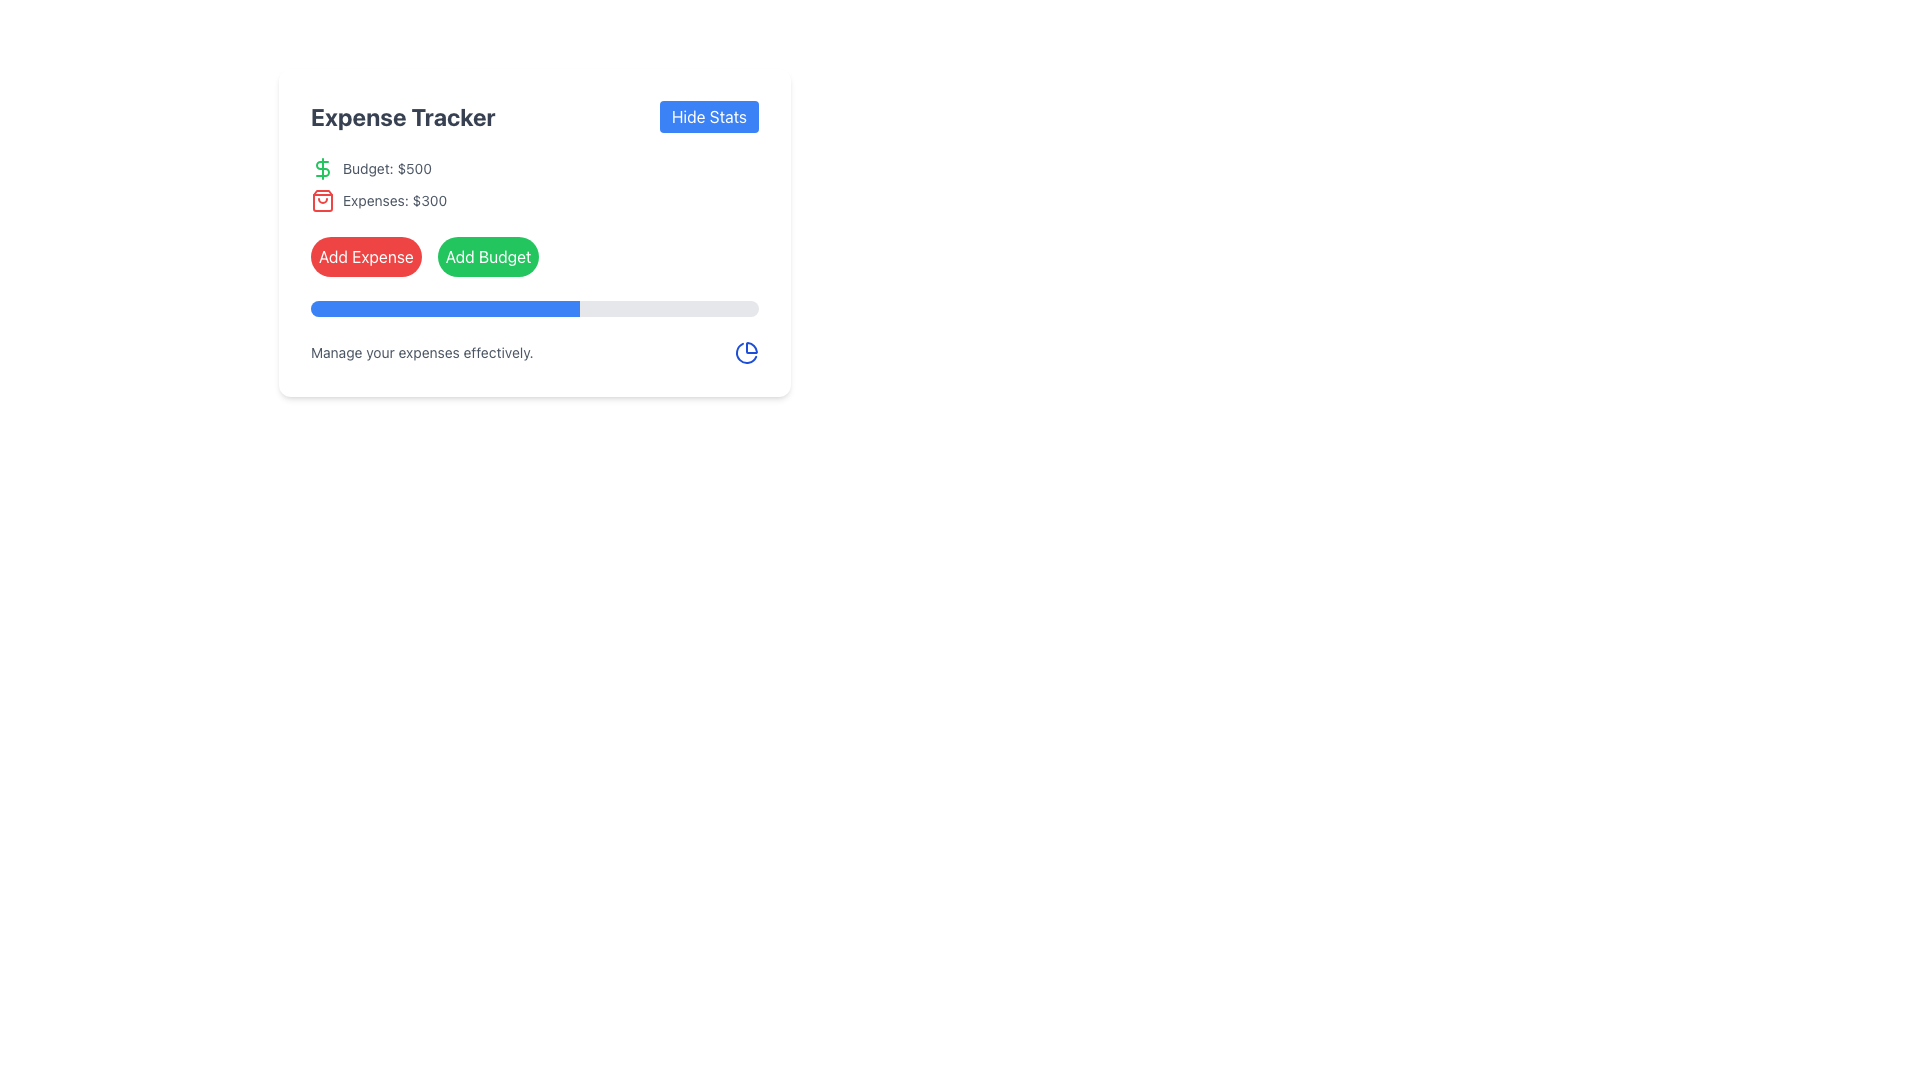 The image size is (1920, 1080). Describe the element at coordinates (421, 352) in the screenshot. I see `text label displaying 'Manage your expenses effectively.' located below the progress bar and above the pie-chart icon` at that location.